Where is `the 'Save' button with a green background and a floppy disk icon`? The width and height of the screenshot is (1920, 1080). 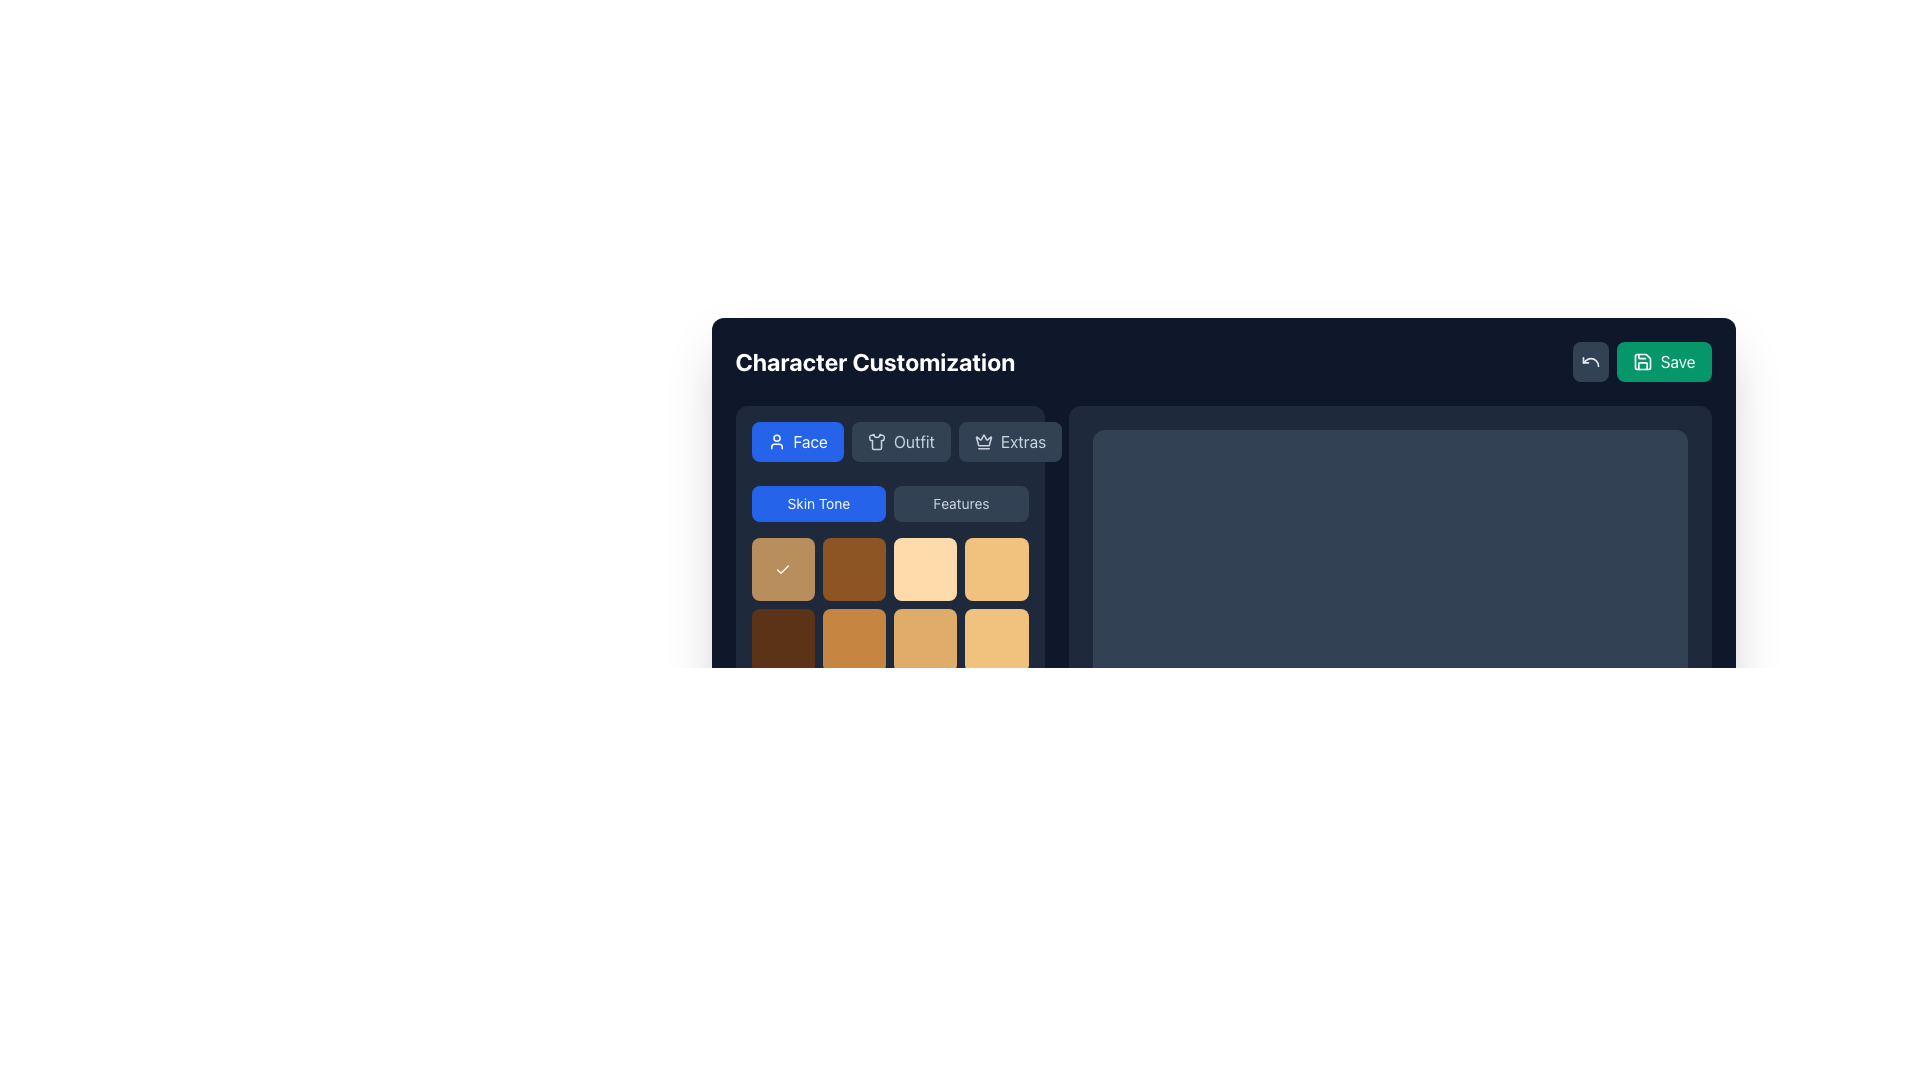
the 'Save' button with a green background and a floppy disk icon is located at coordinates (1641, 362).